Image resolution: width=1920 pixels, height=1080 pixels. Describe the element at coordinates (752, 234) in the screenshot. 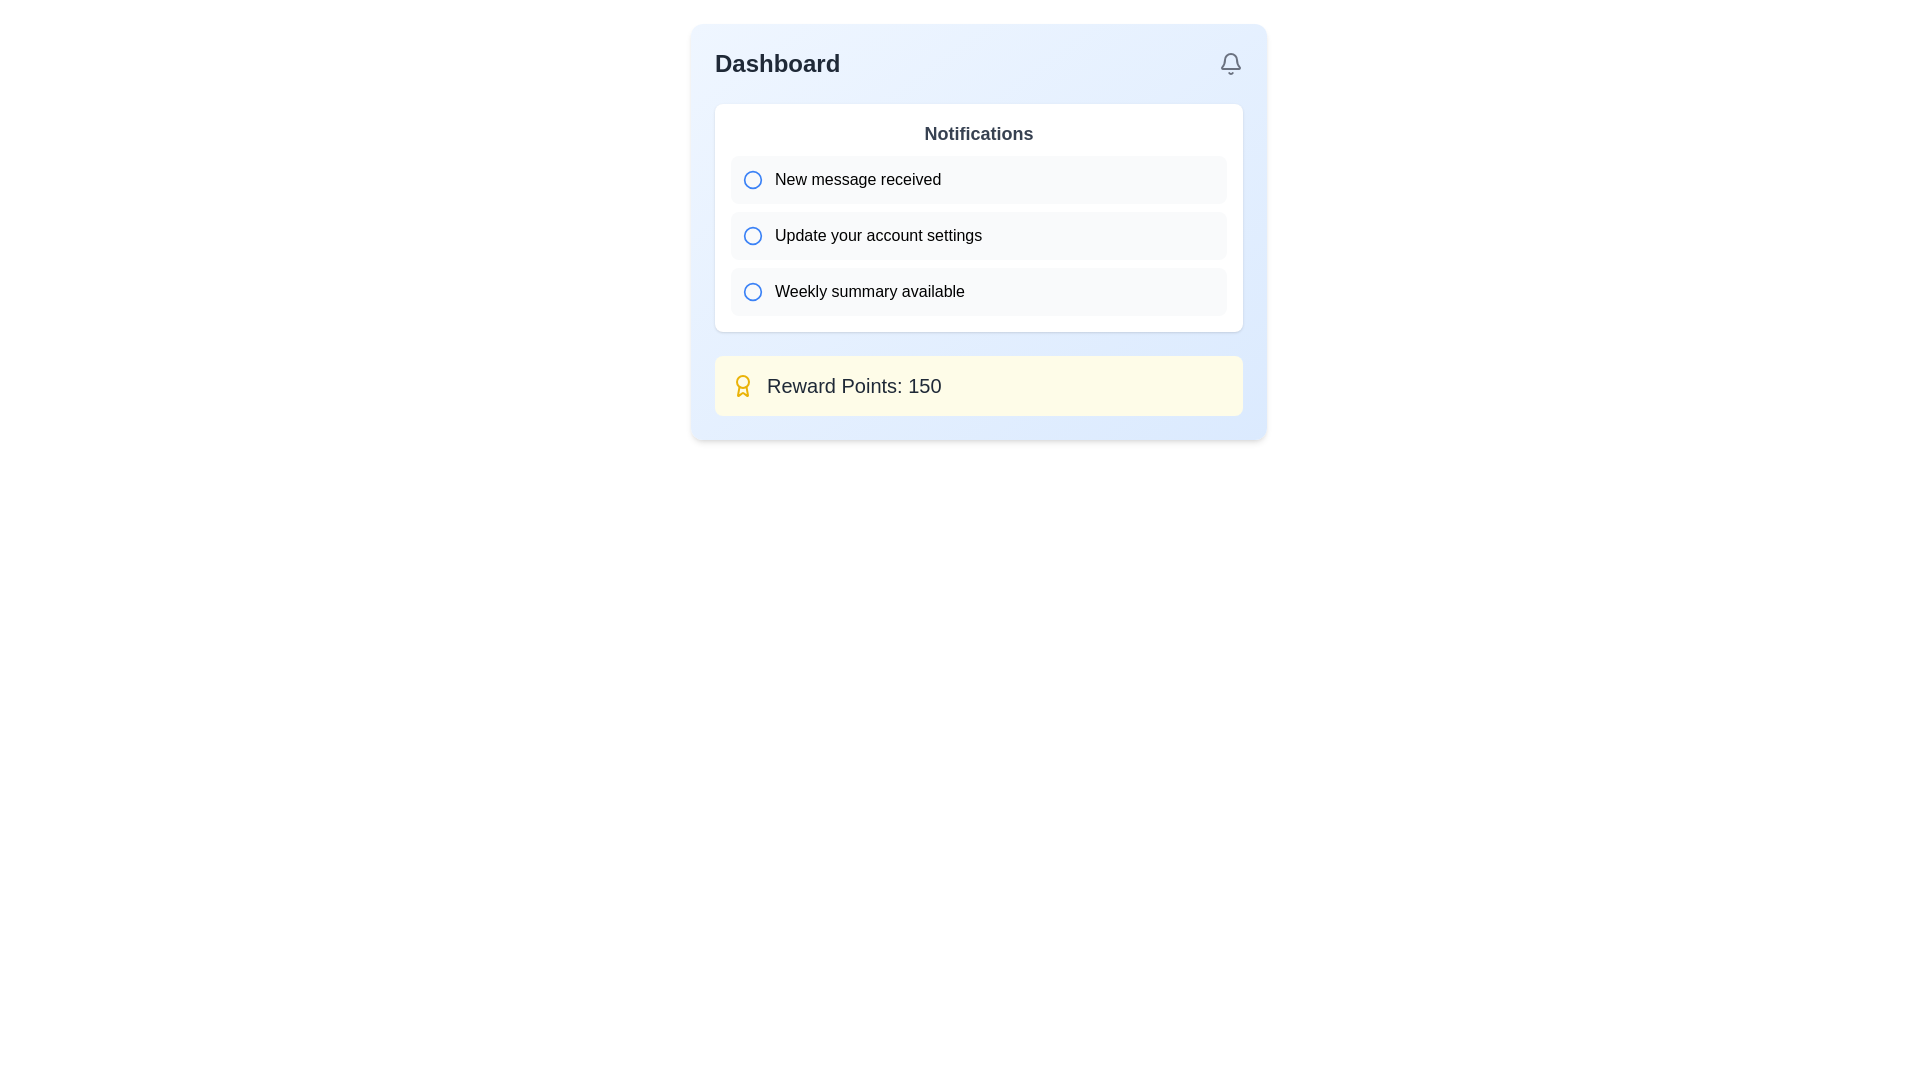

I see `the circular icon with a blue outline, which is the second indicator in the vertical list of notifications next to 'Update your account settings'` at that location.